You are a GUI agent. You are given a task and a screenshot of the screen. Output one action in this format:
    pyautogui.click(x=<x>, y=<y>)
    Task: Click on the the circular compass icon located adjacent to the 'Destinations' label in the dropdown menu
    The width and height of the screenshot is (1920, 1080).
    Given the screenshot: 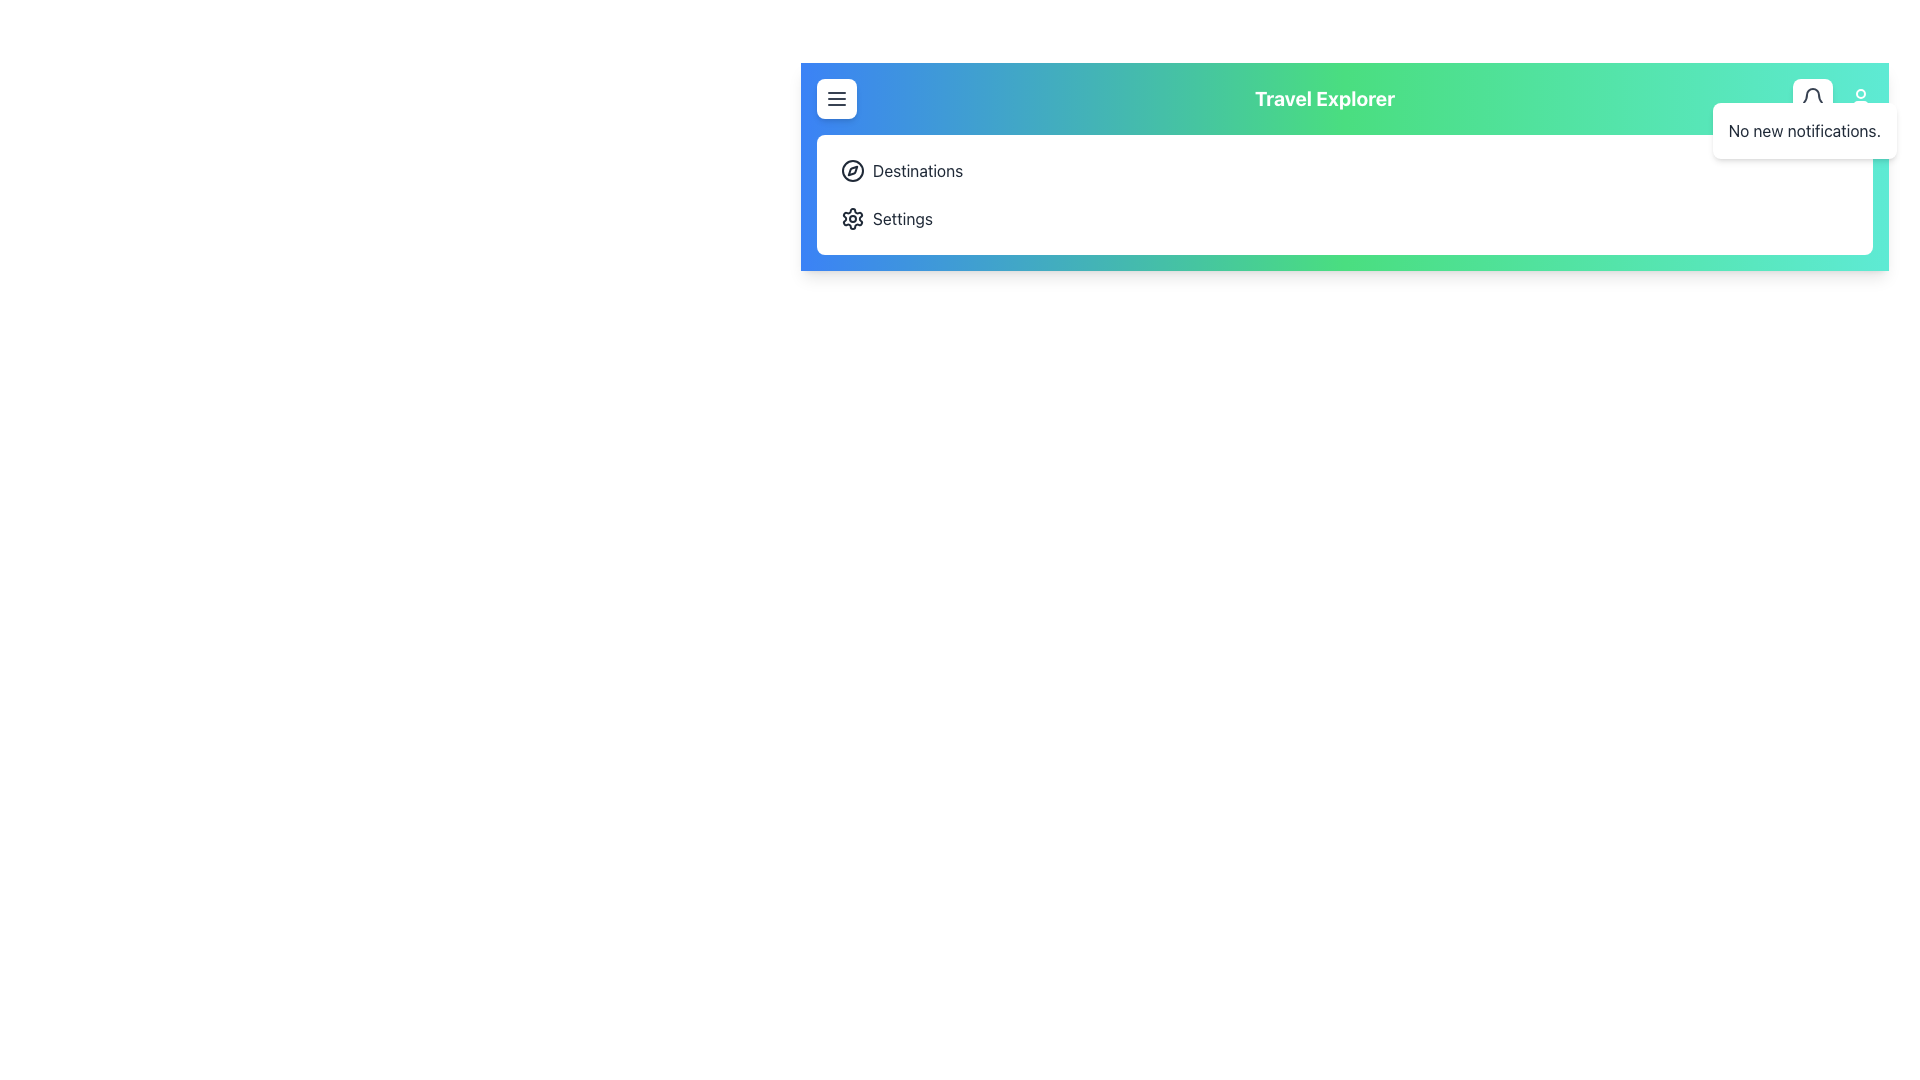 What is the action you would take?
    pyautogui.click(x=853, y=169)
    